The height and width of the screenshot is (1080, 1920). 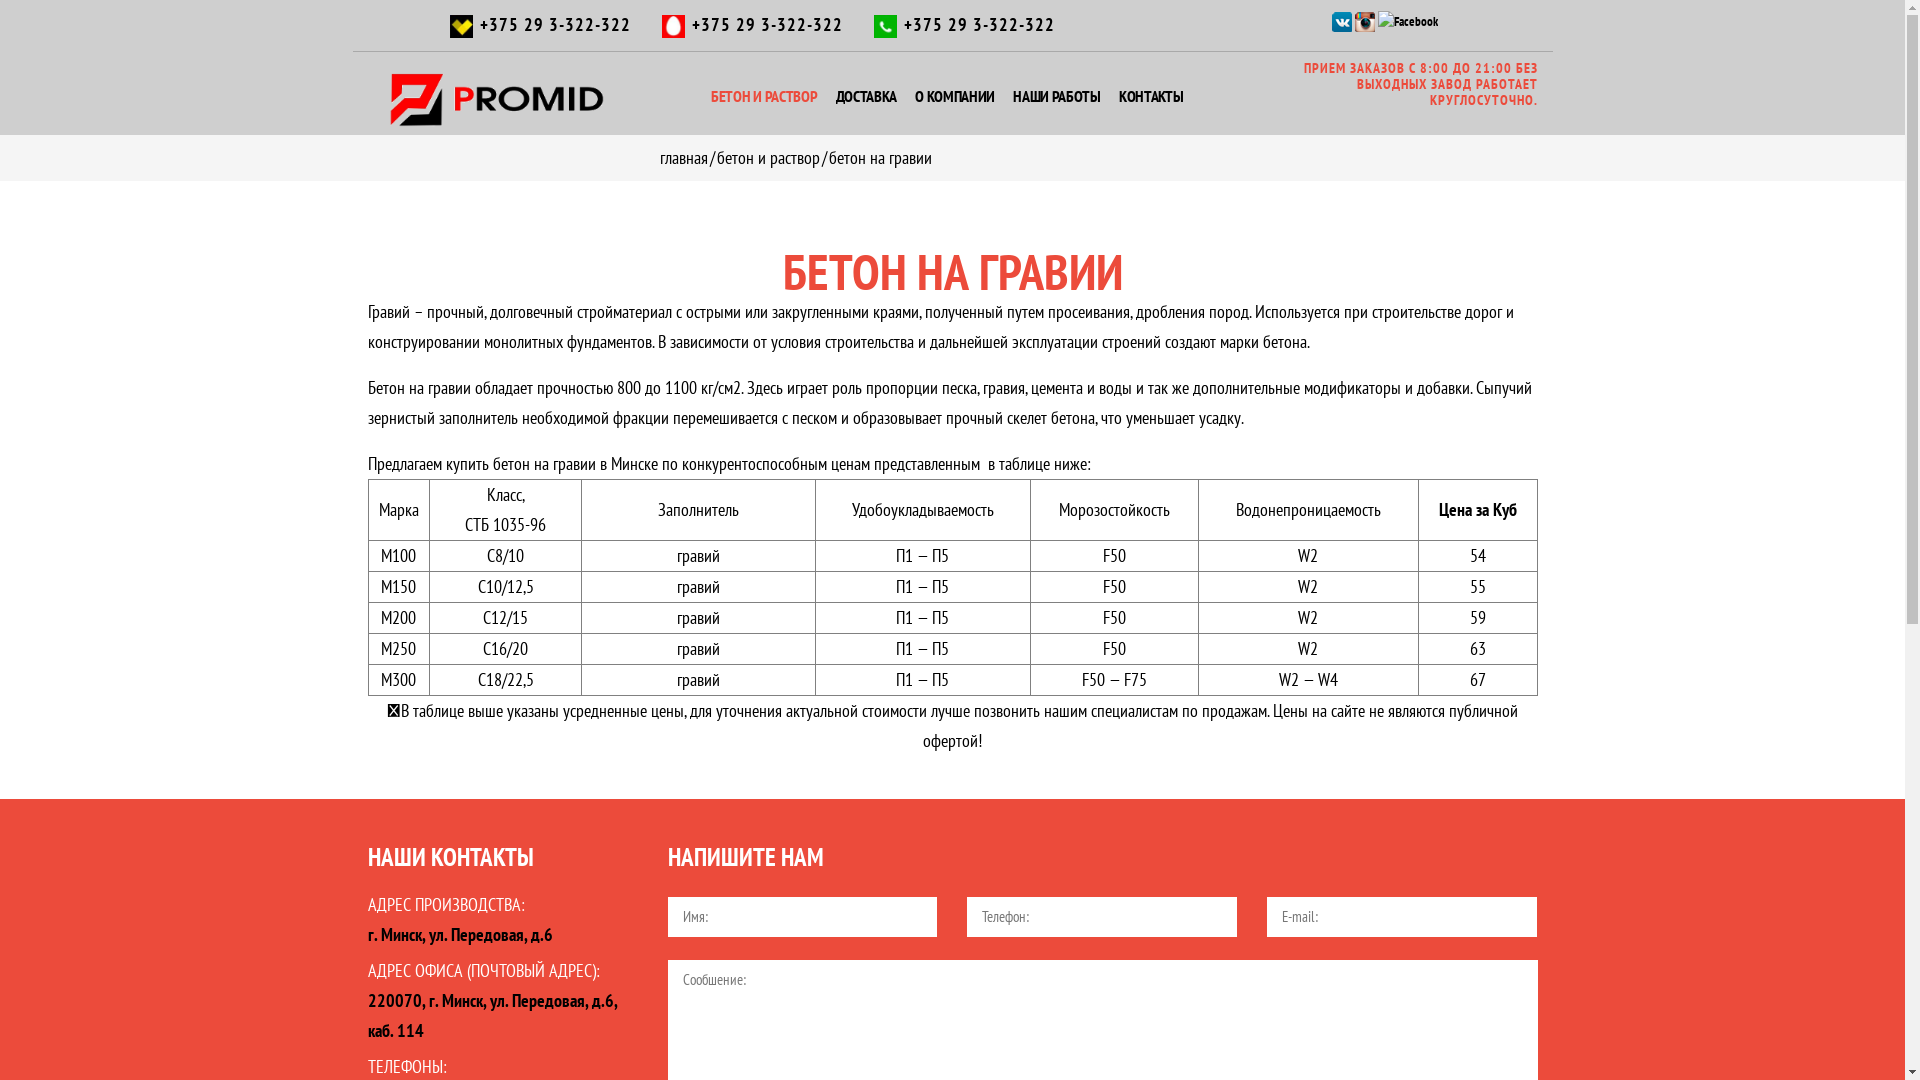 What do you see at coordinates (766, 24) in the screenshot?
I see `'+375 29 3-322-322'` at bounding box center [766, 24].